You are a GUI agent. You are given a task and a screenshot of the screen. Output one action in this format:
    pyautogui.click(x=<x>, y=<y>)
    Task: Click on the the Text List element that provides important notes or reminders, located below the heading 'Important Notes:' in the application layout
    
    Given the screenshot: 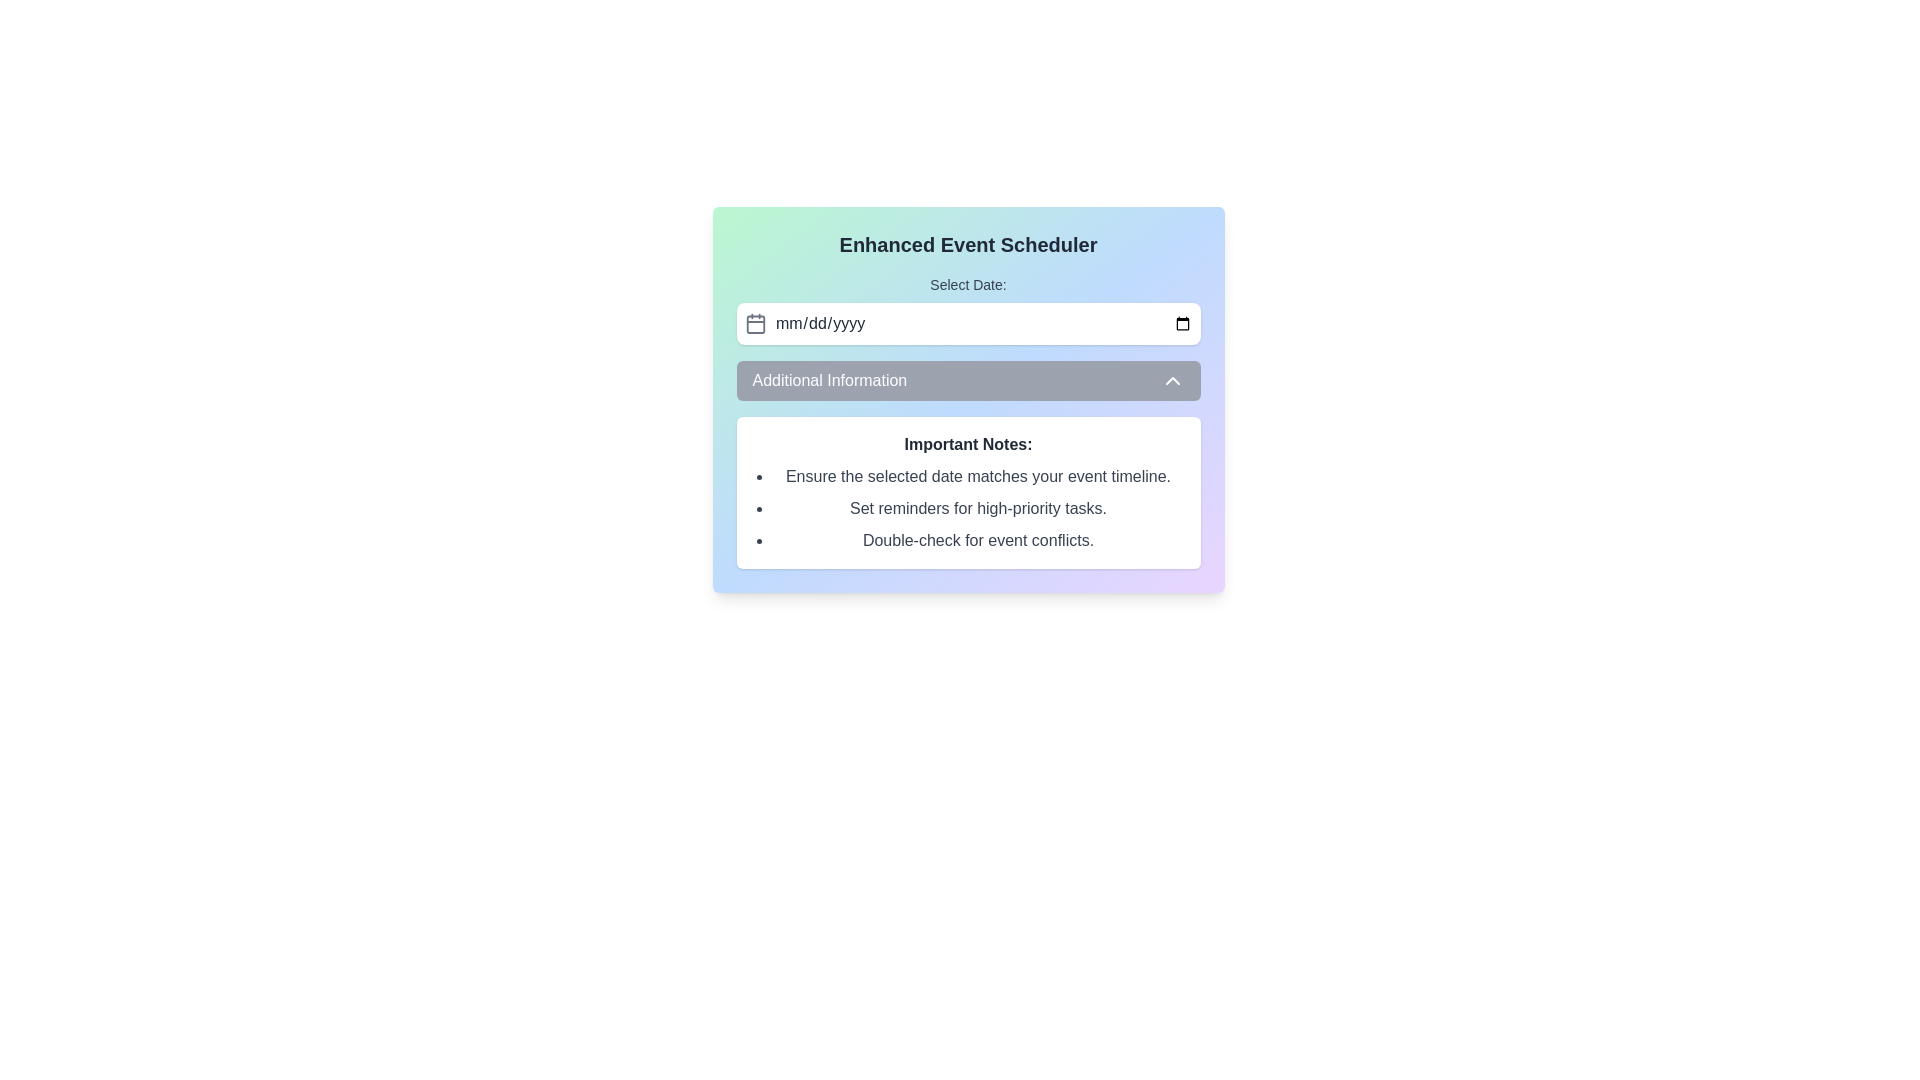 What is the action you would take?
    pyautogui.click(x=968, y=508)
    